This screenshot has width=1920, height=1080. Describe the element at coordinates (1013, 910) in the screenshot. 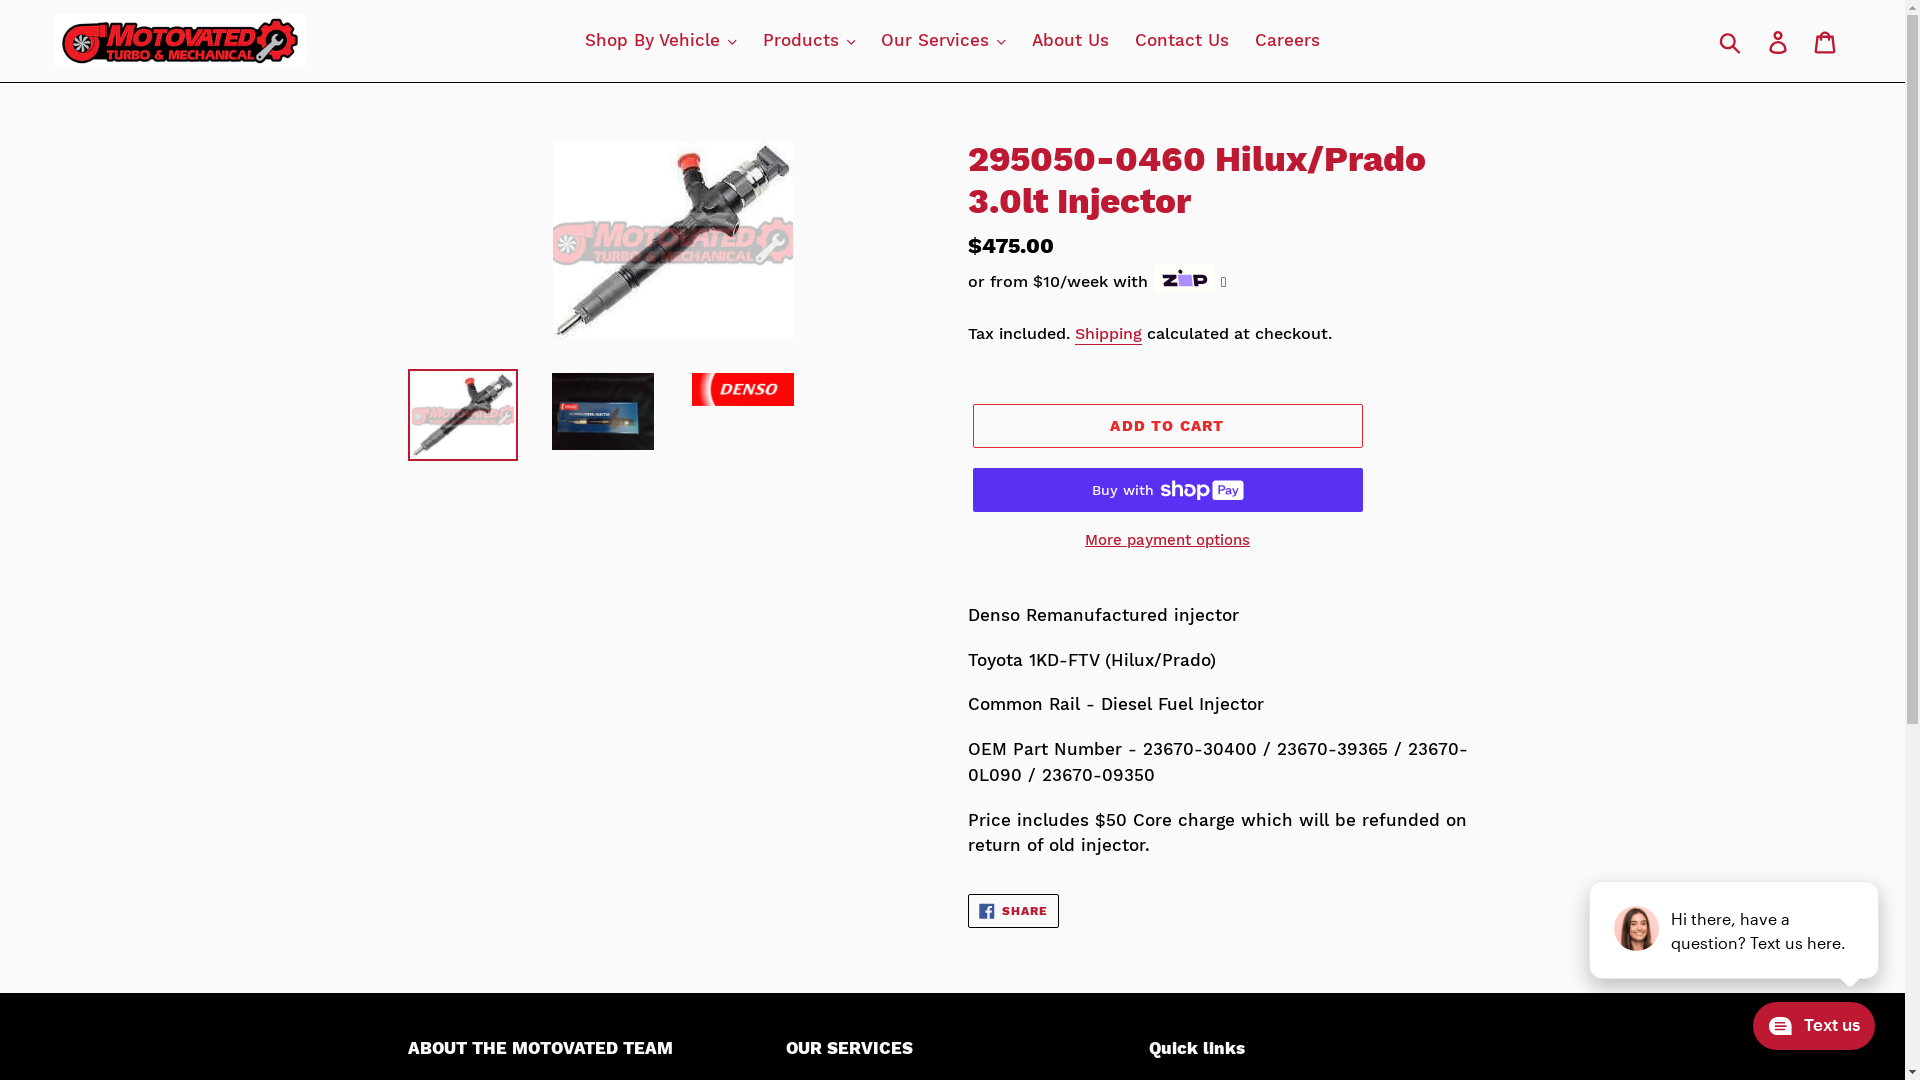

I see `'SHARE` at that location.